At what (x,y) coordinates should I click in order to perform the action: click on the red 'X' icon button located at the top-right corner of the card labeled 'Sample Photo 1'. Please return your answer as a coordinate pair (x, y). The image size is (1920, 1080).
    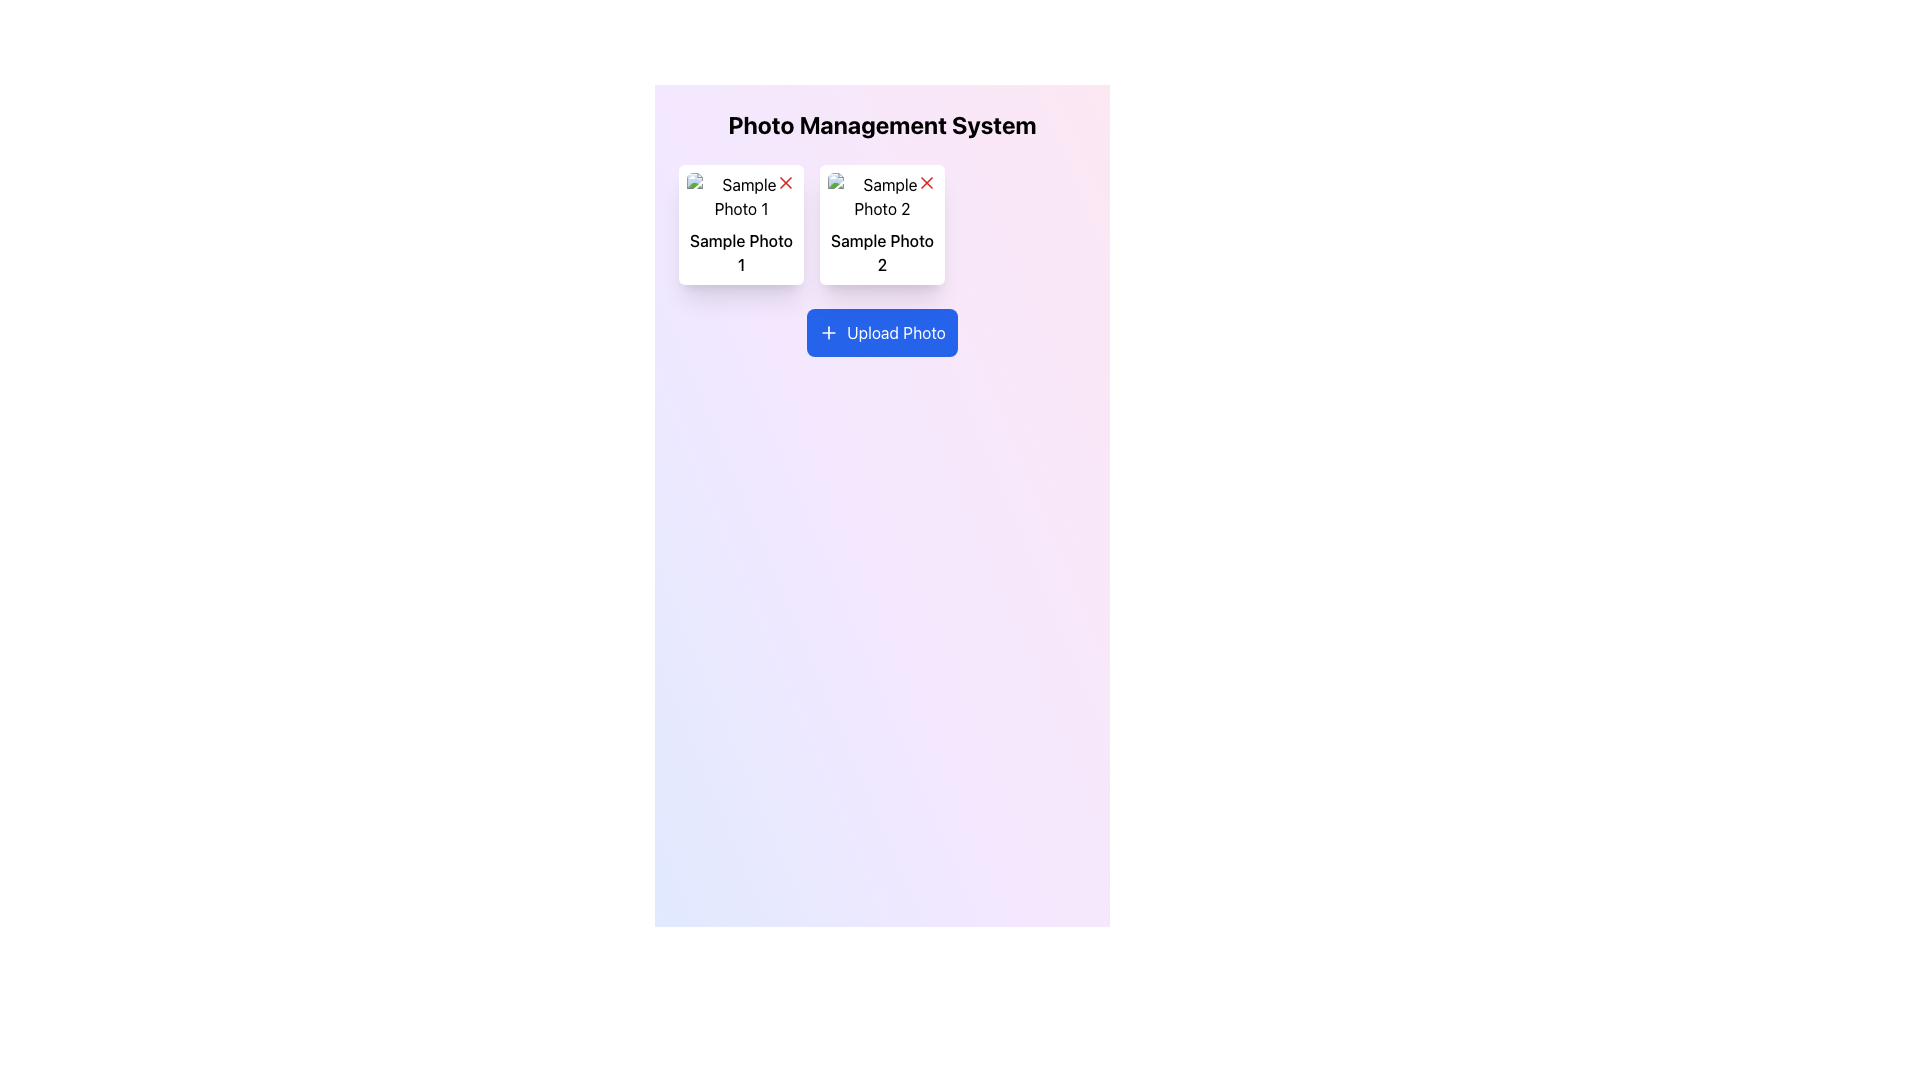
    Looking at the image, I should click on (785, 182).